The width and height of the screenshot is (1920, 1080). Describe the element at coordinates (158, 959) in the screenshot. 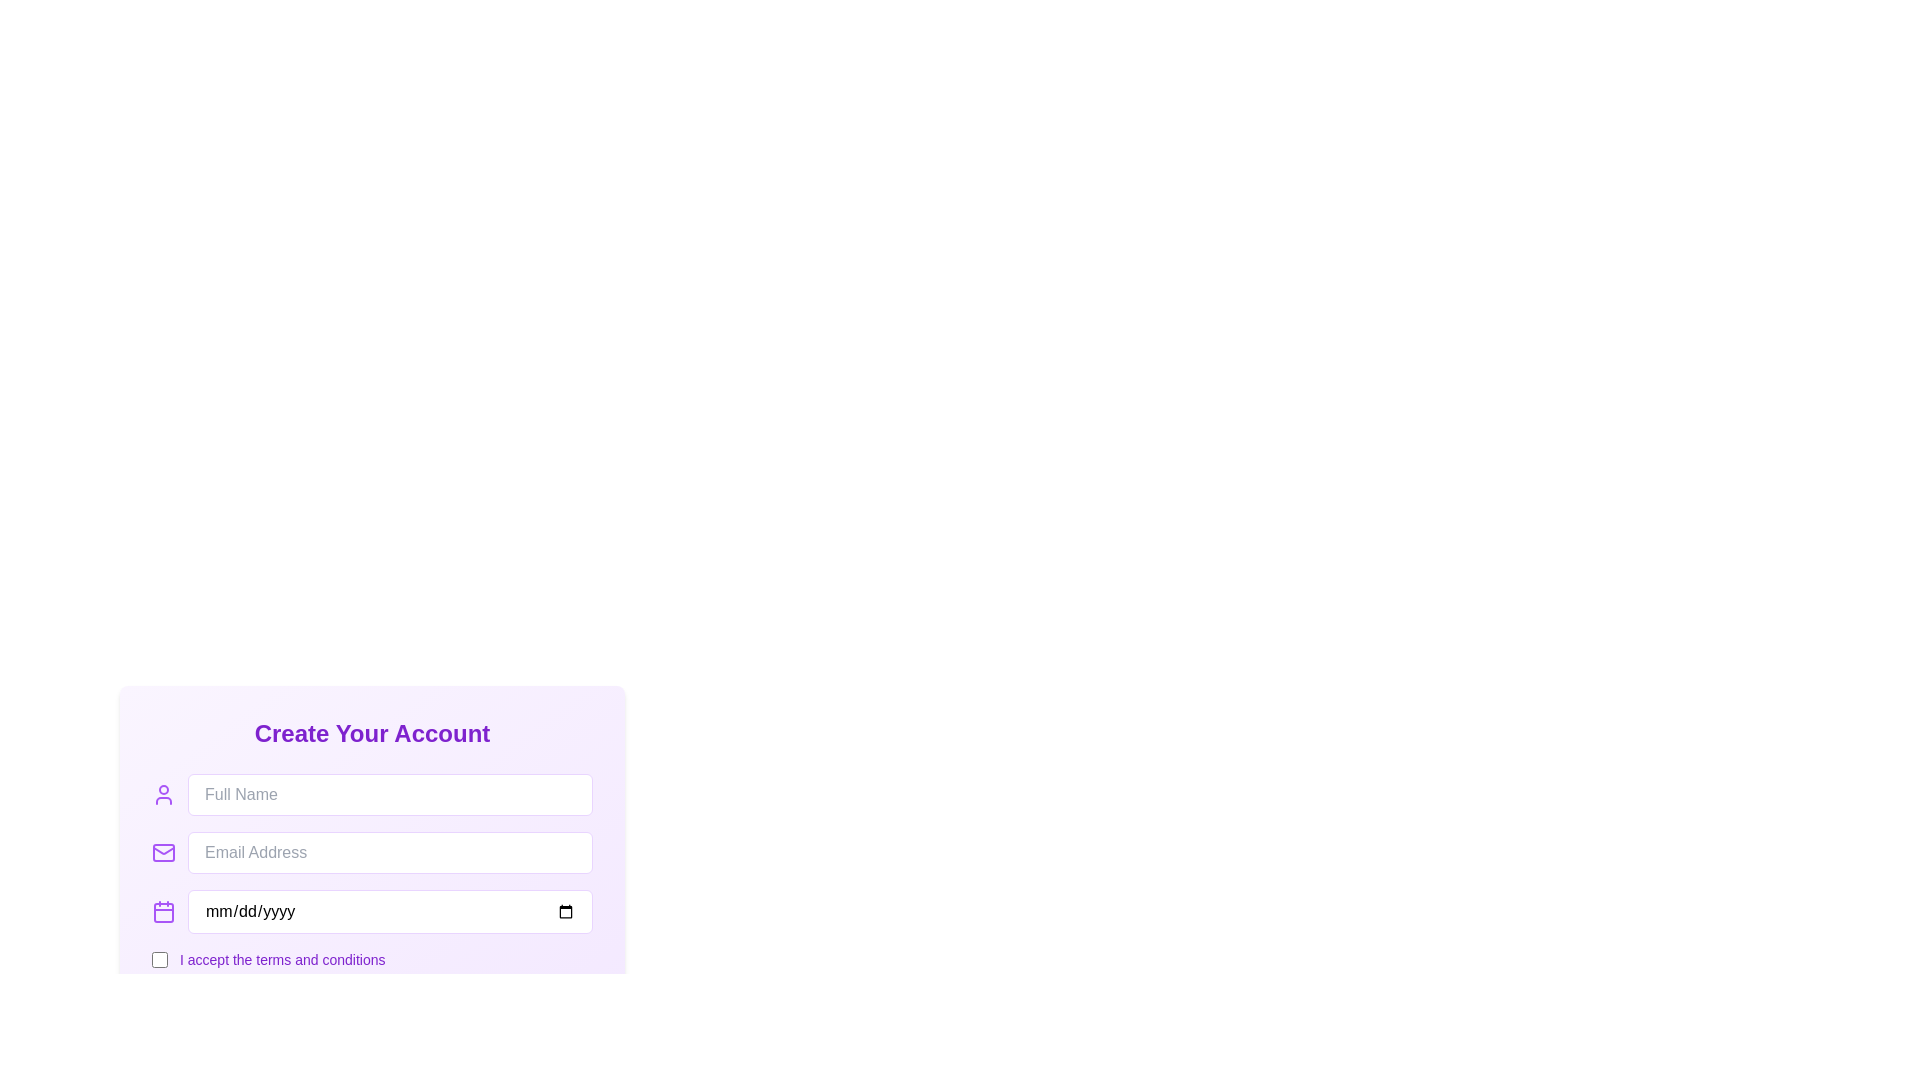

I see `the checkbox for terms and conditions` at that location.